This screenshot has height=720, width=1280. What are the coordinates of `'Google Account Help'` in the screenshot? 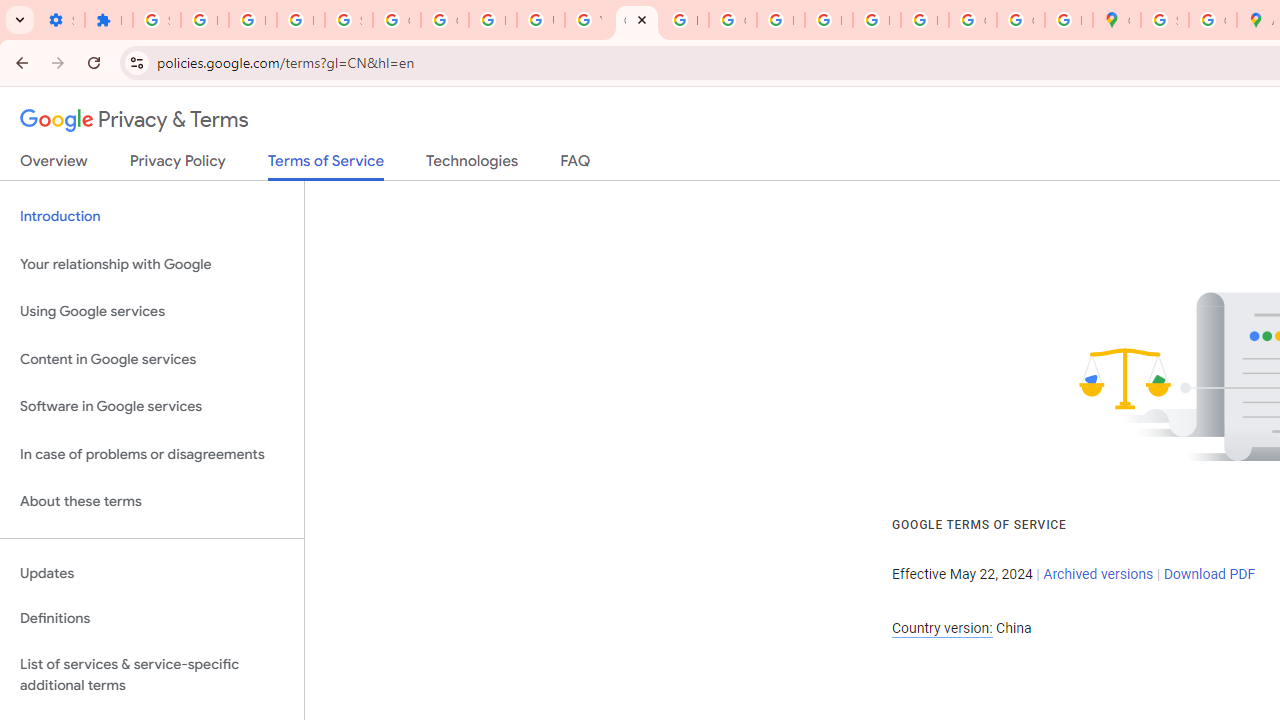 It's located at (396, 20).